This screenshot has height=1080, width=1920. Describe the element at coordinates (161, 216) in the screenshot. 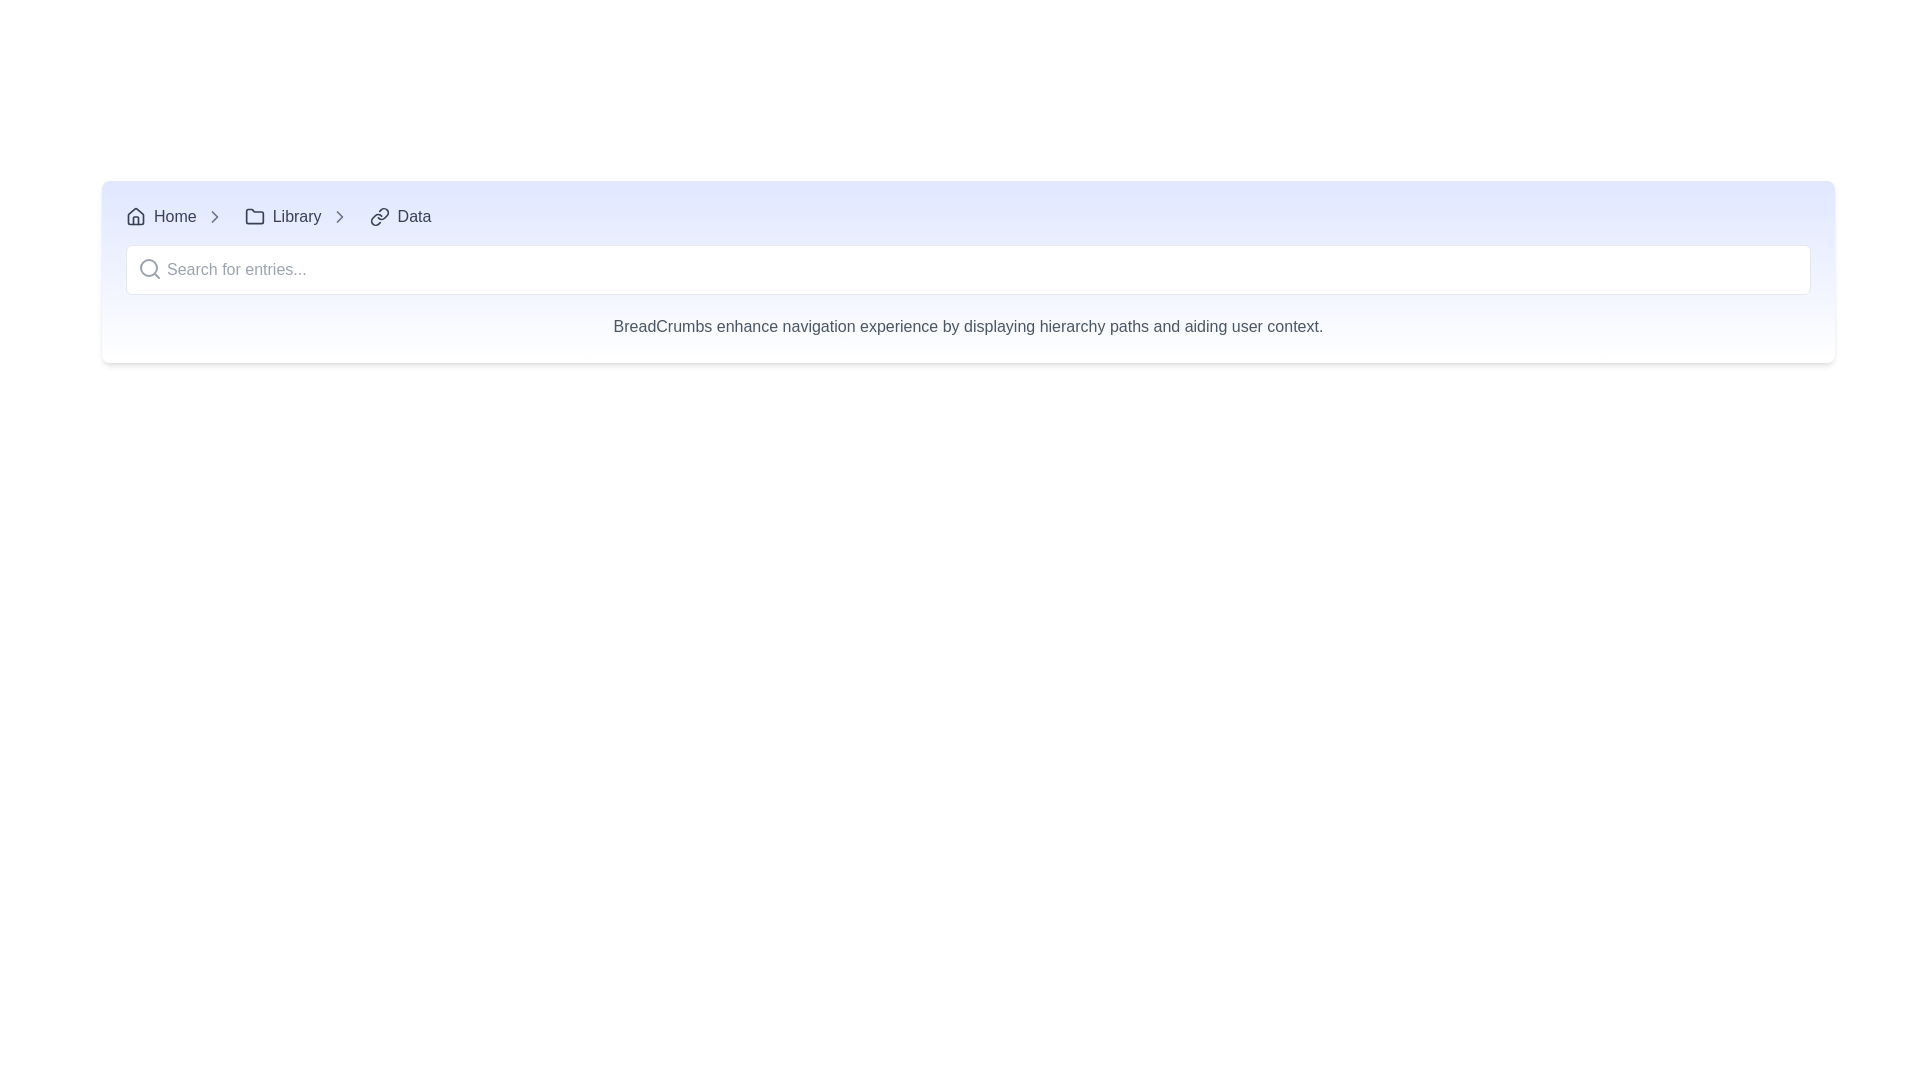

I see `the navigation link that serves as a link to the home page, located in the breadcrumb navigation bar at the top-left, before 'Library' and 'Data', to change its color` at that location.